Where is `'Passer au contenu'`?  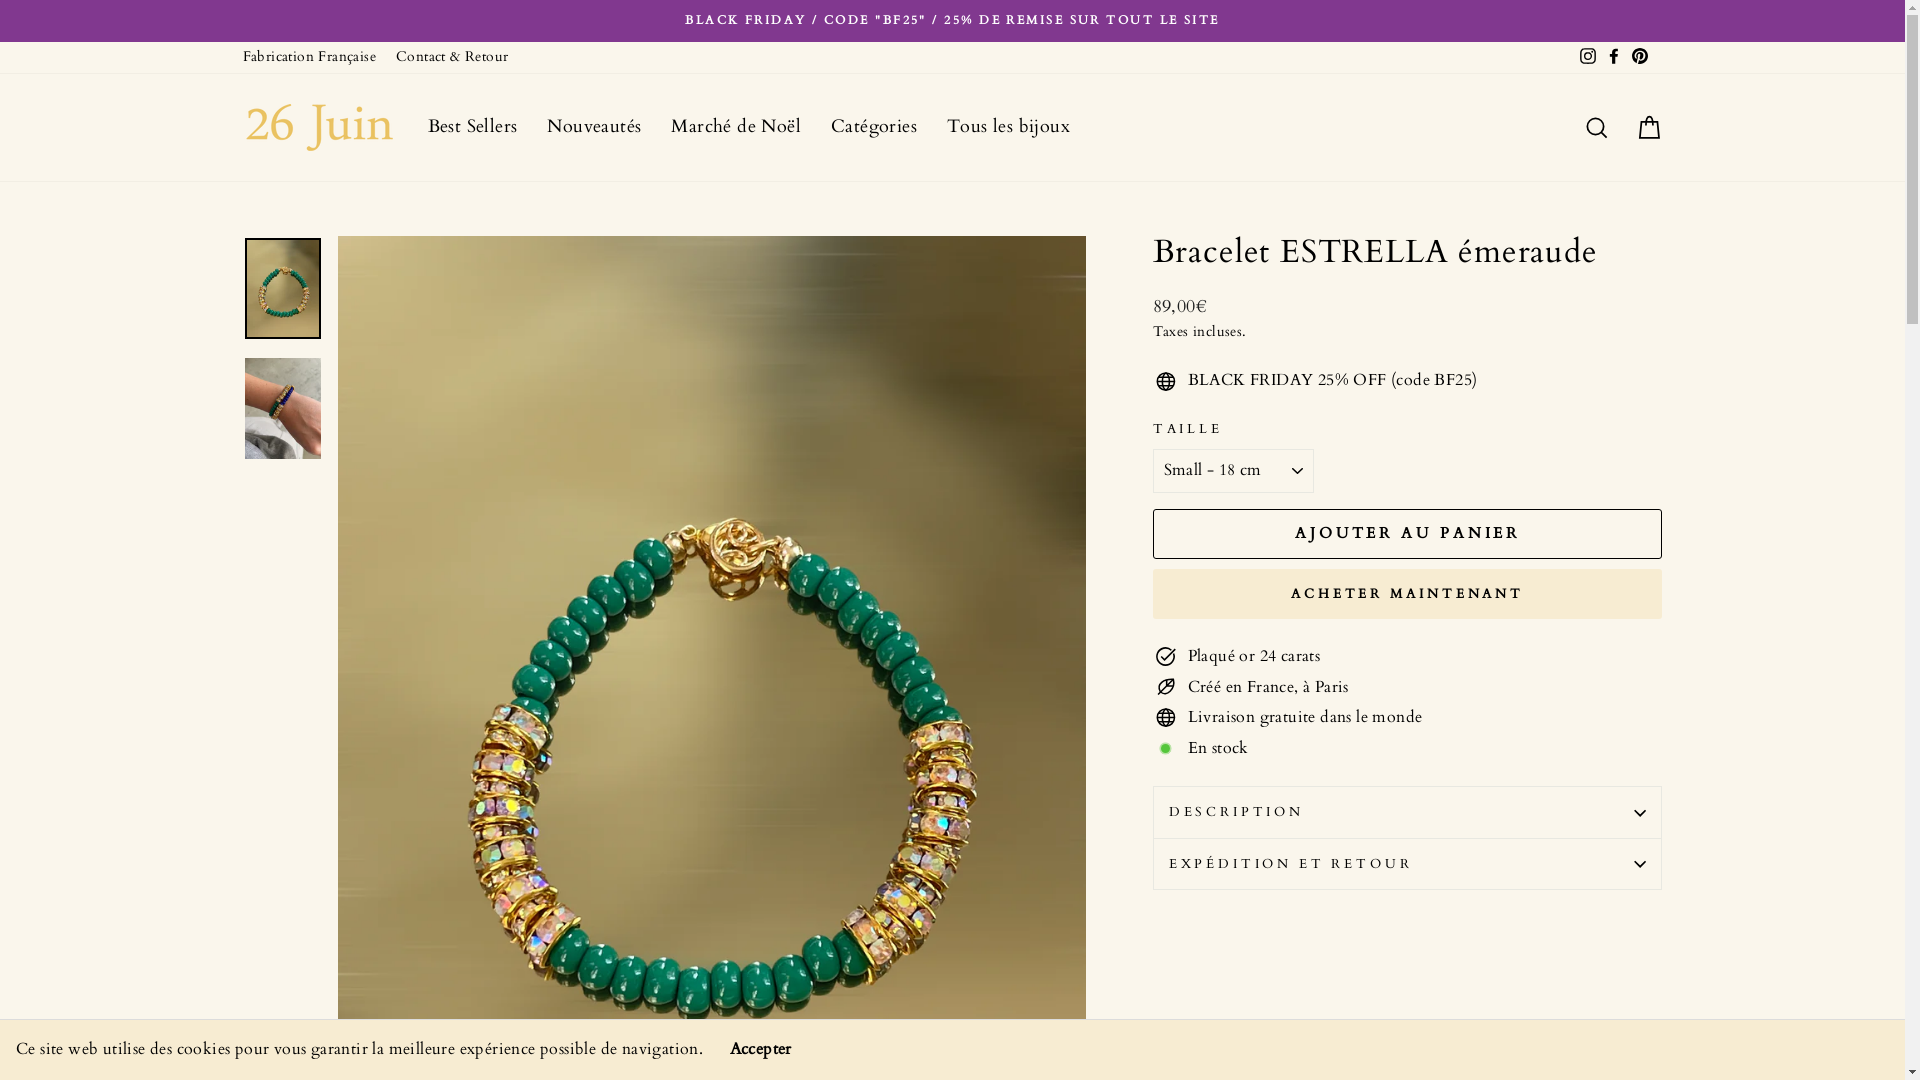
'Passer au contenu' is located at coordinates (0, 0).